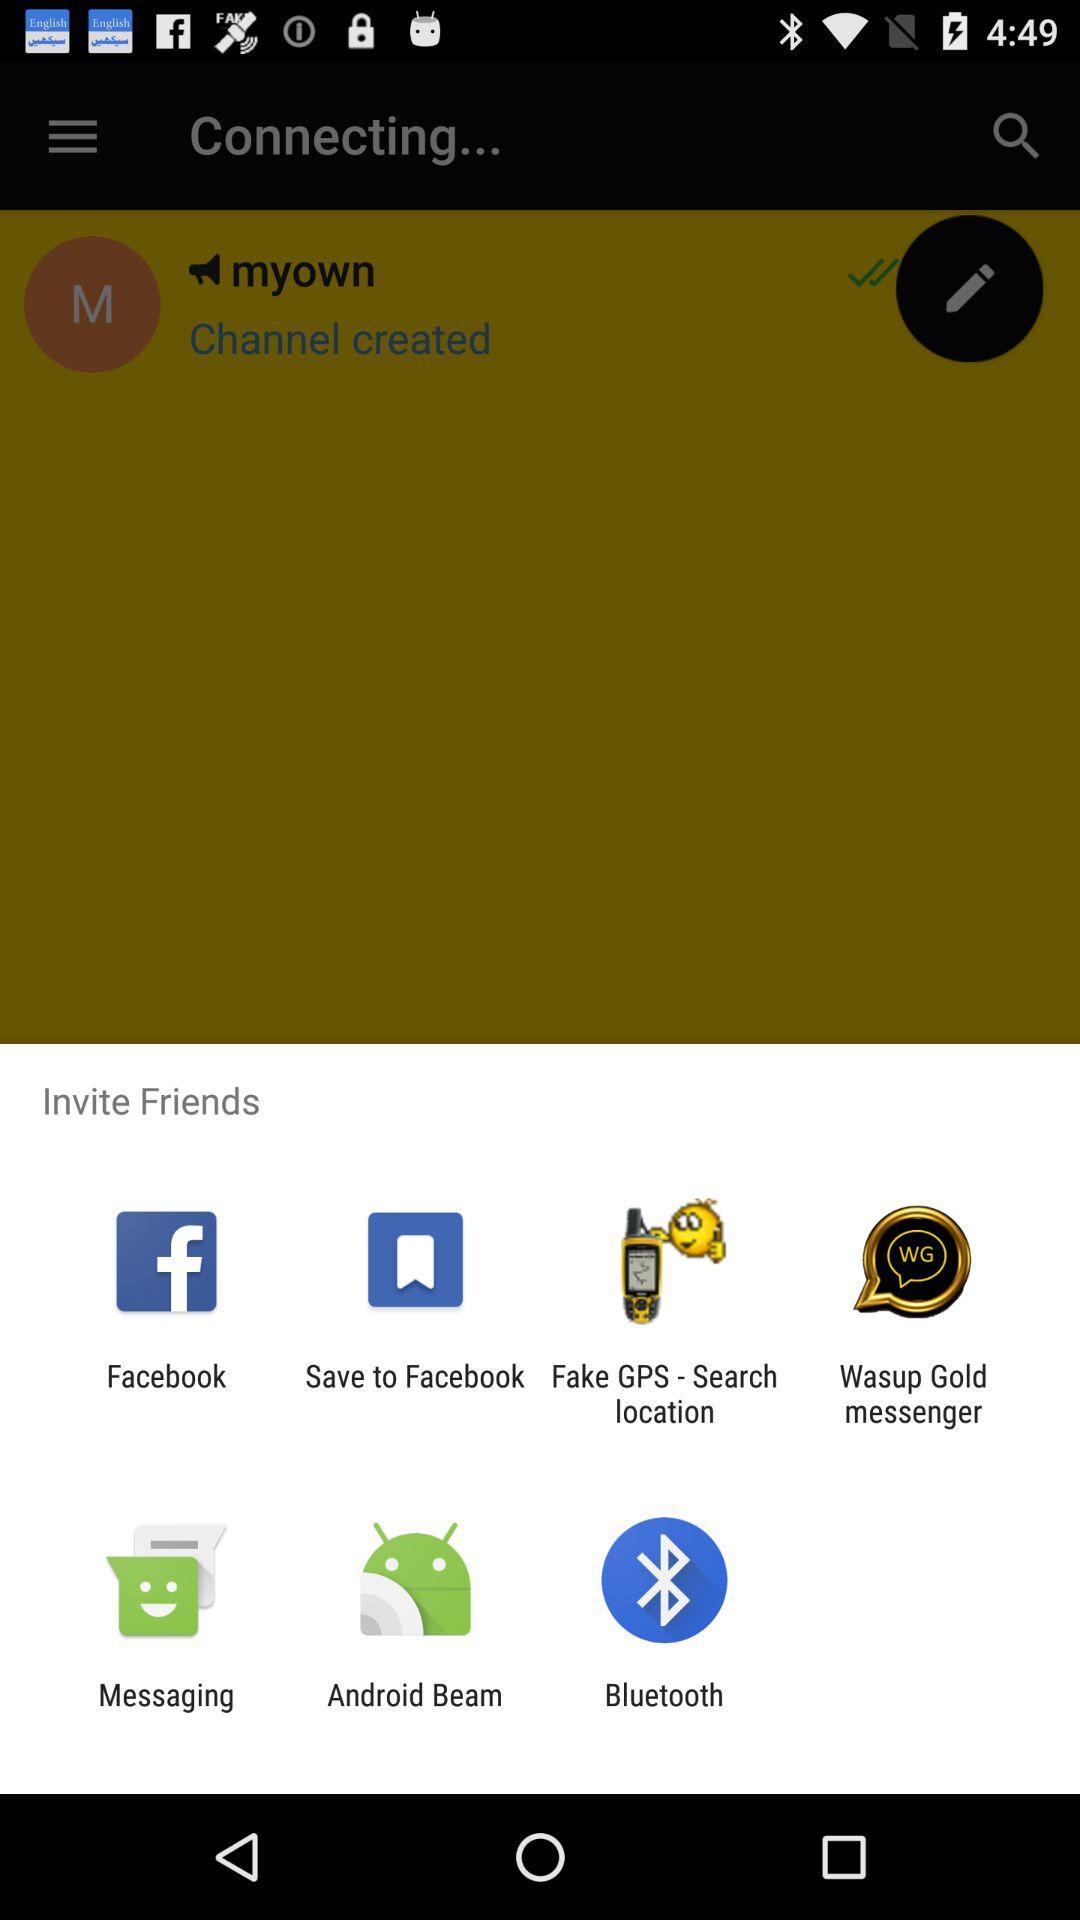 The image size is (1080, 1920). I want to click on wasup gold messenger at the bottom right corner, so click(913, 1392).